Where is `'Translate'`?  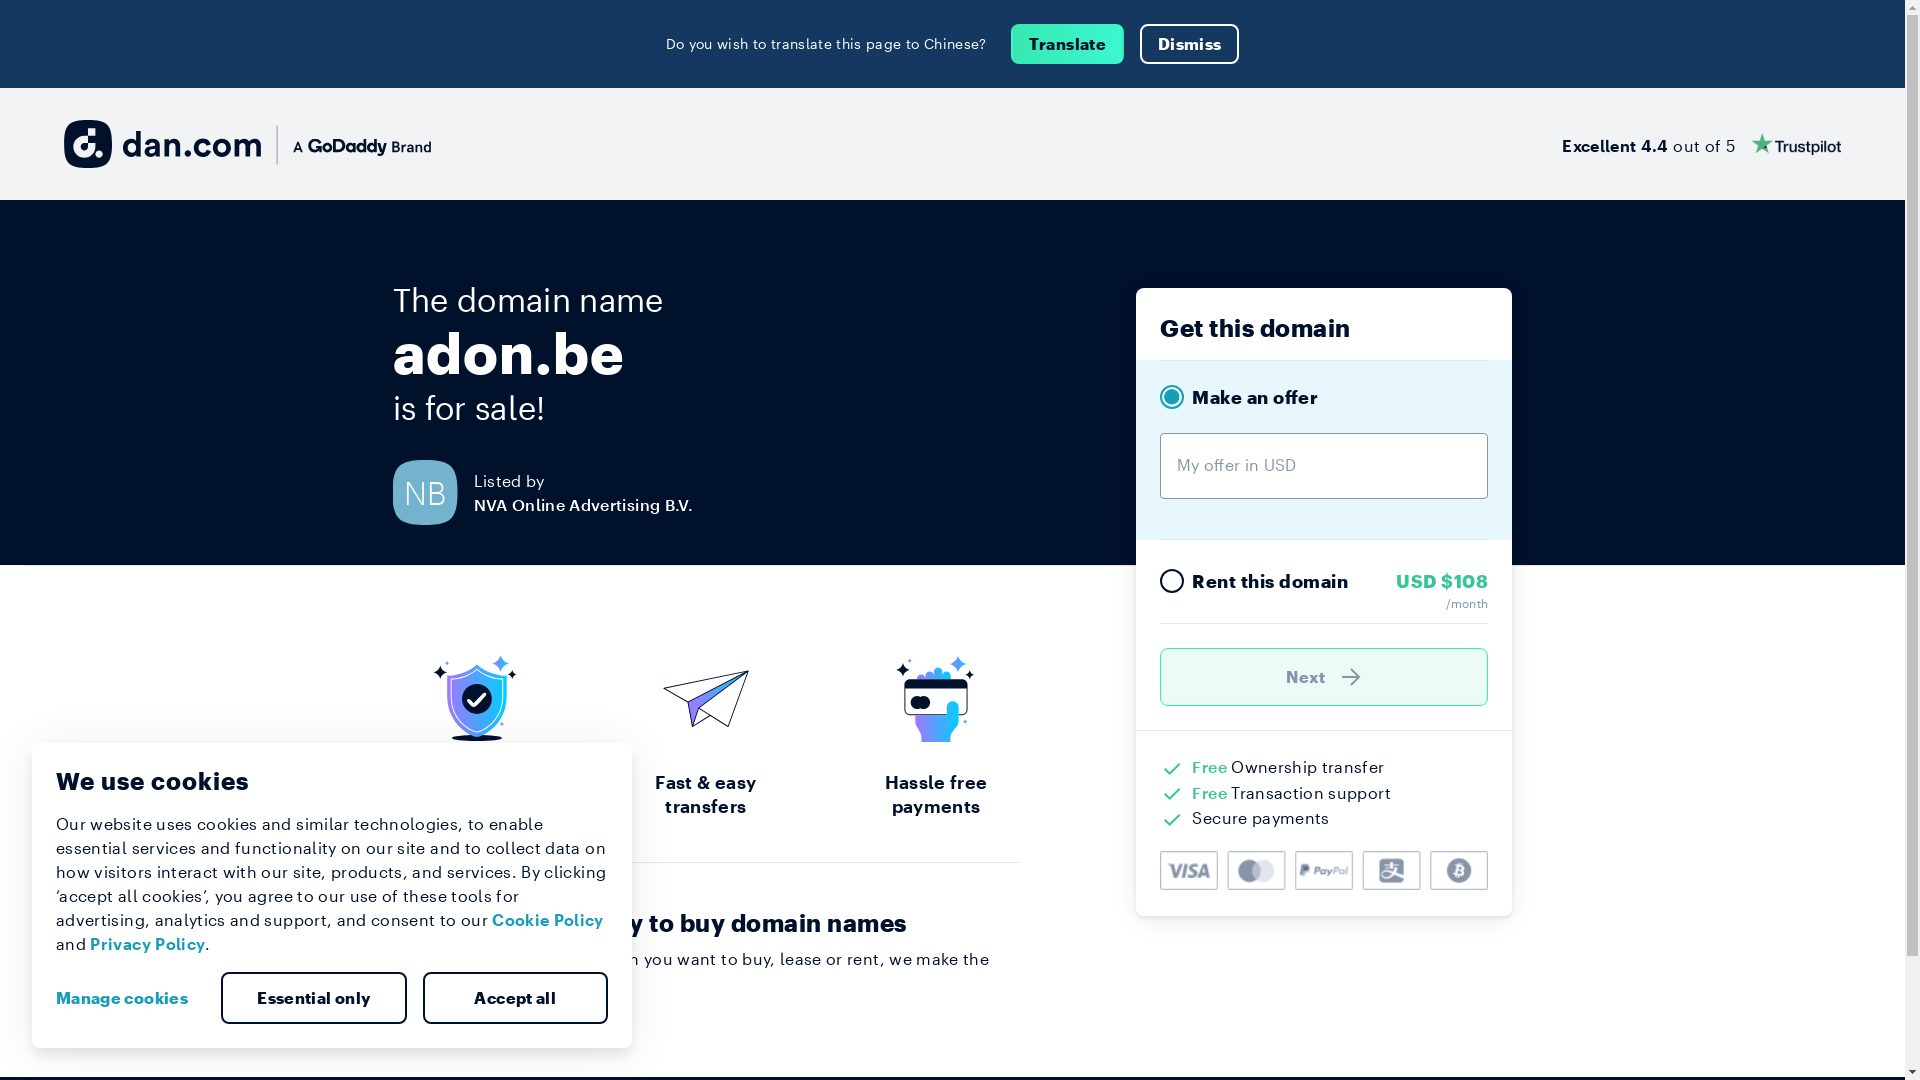
'Translate' is located at coordinates (1066, 43).